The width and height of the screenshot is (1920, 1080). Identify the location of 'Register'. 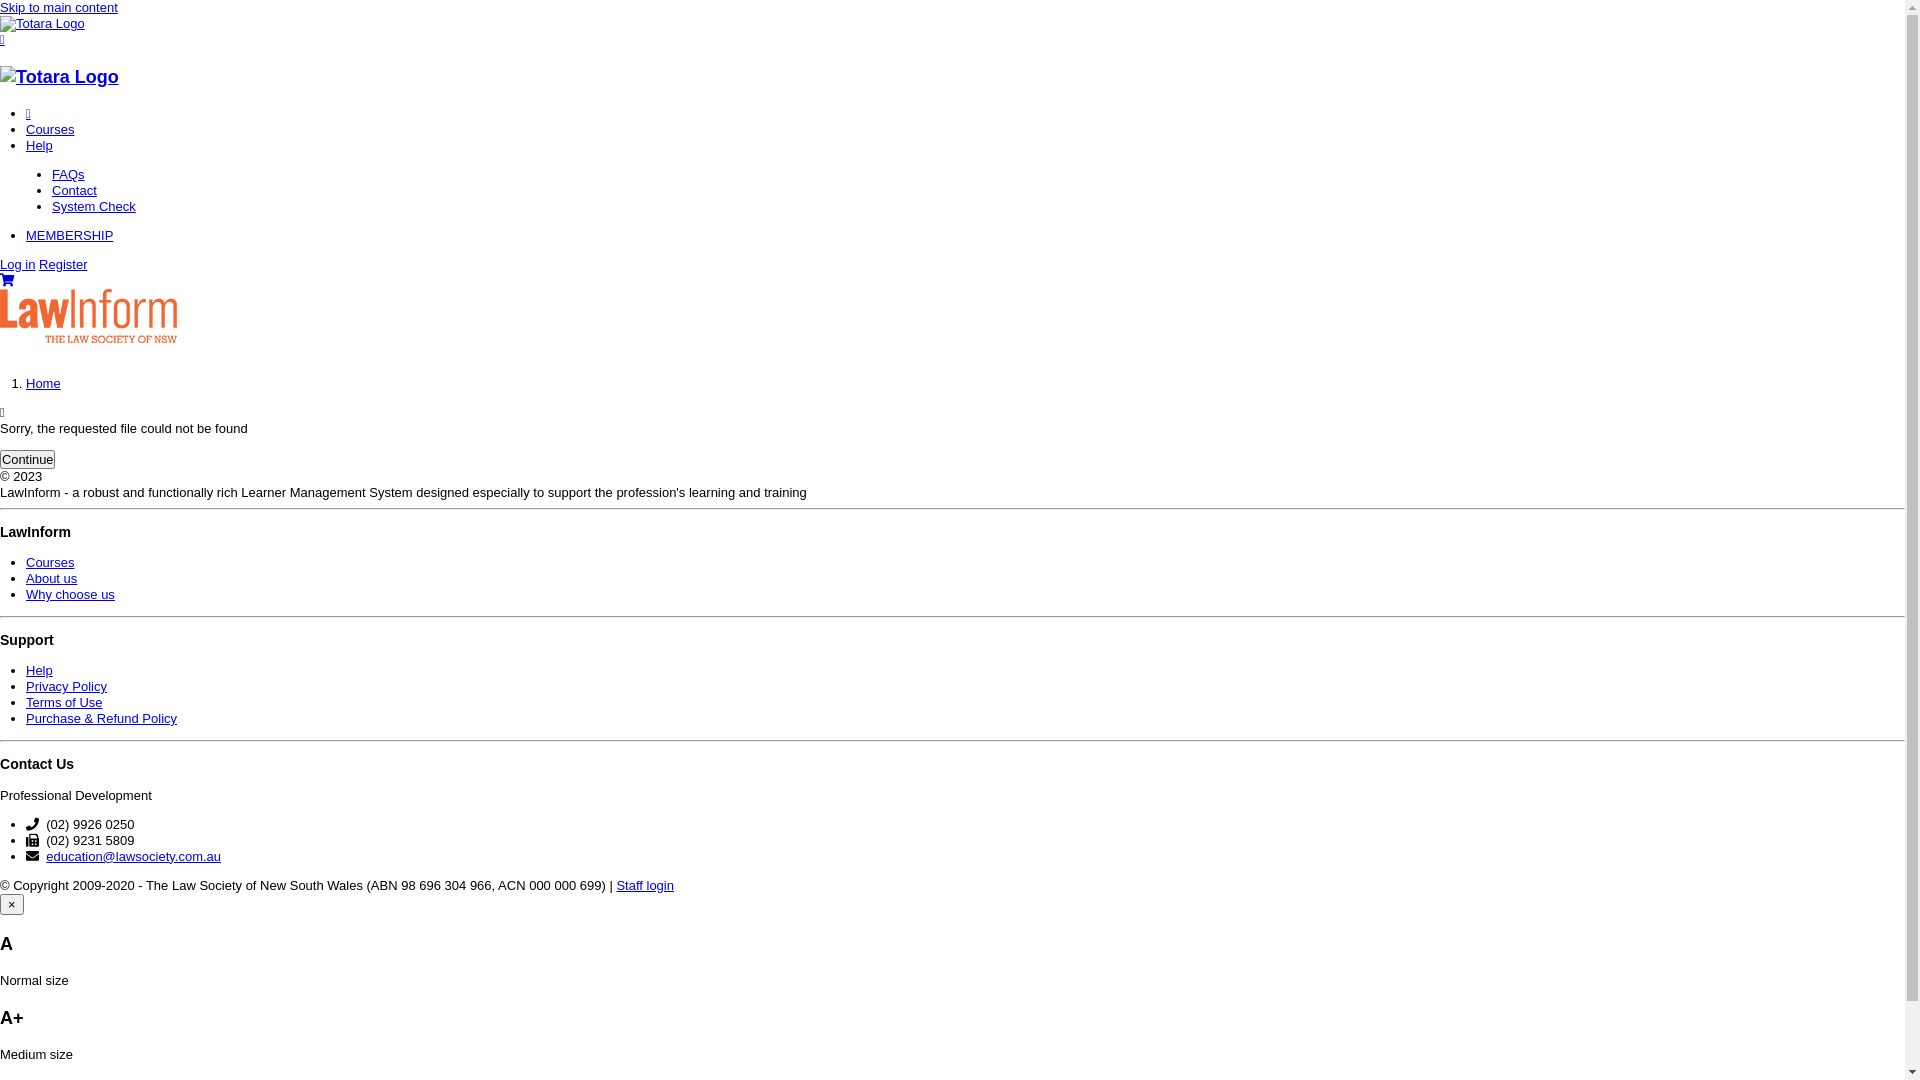
(62, 263).